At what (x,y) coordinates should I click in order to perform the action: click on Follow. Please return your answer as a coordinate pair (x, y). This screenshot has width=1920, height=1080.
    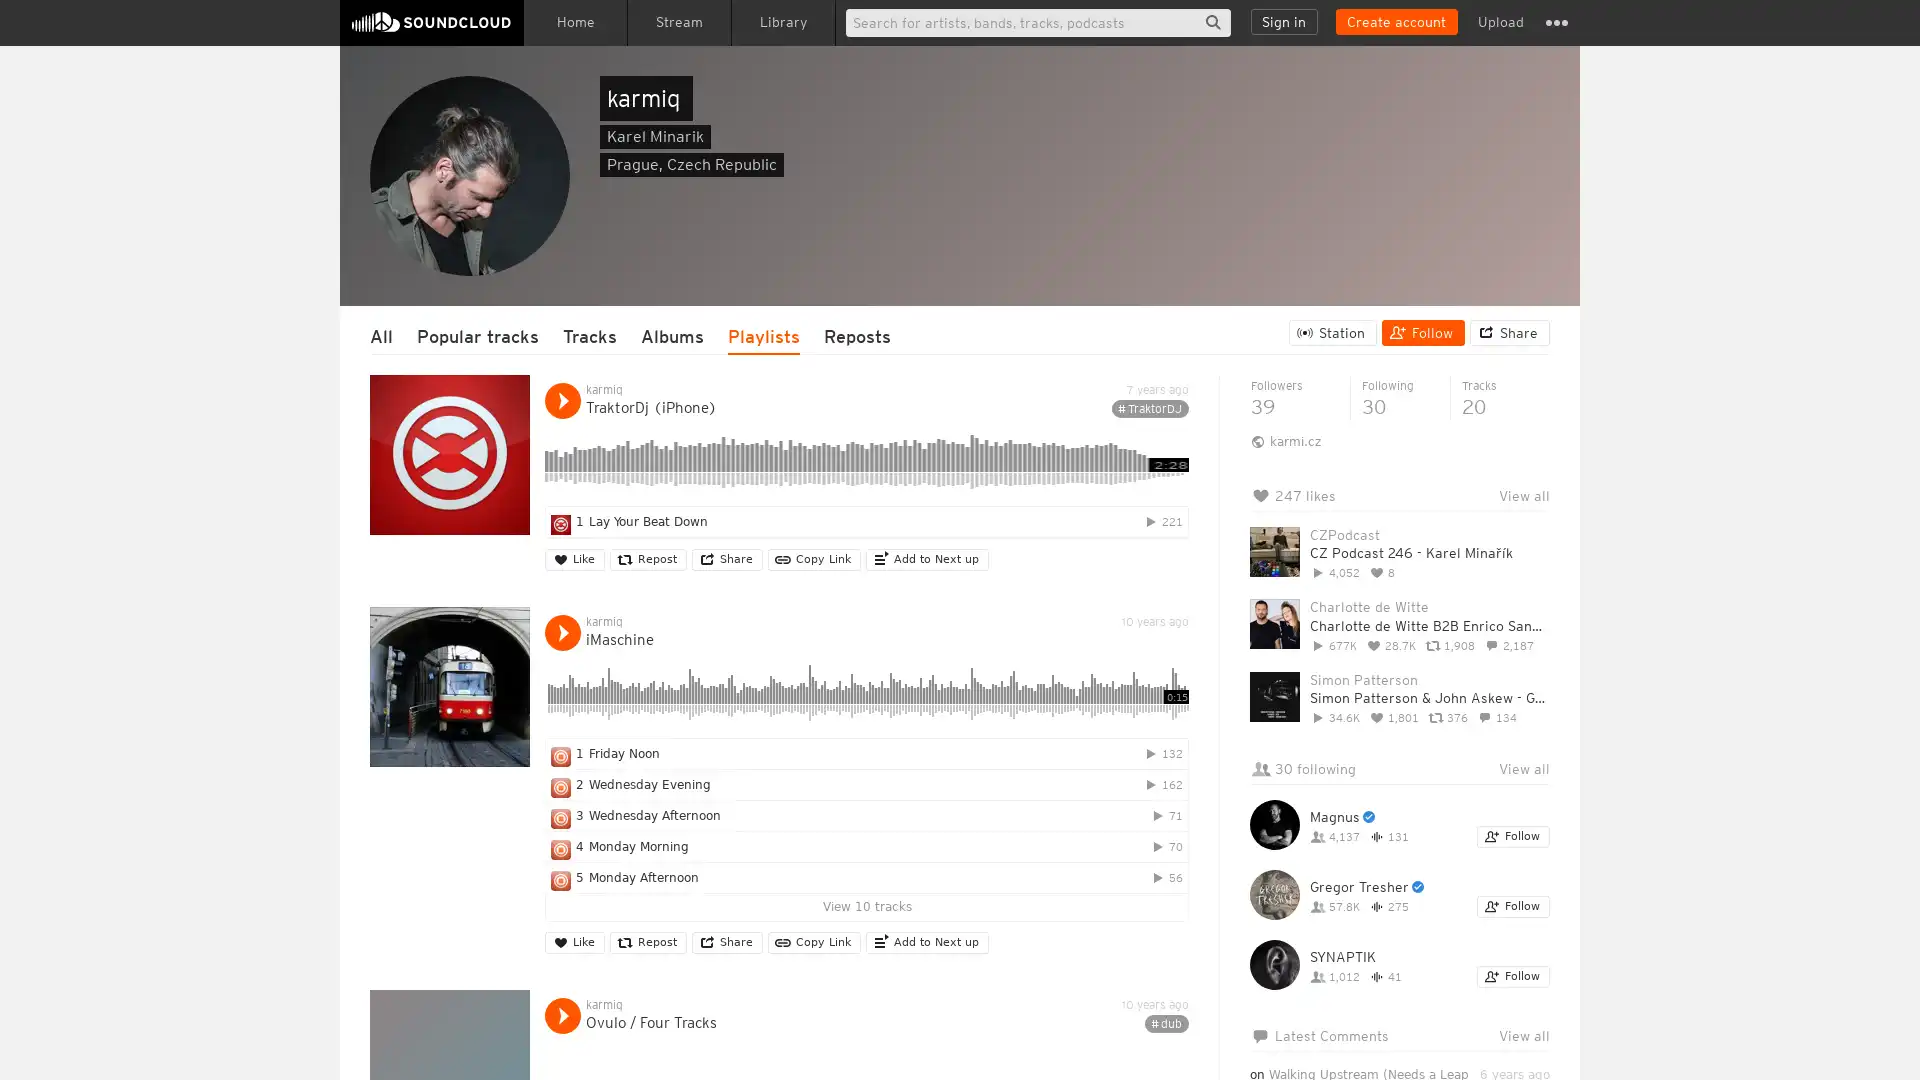
    Looking at the image, I should click on (1513, 975).